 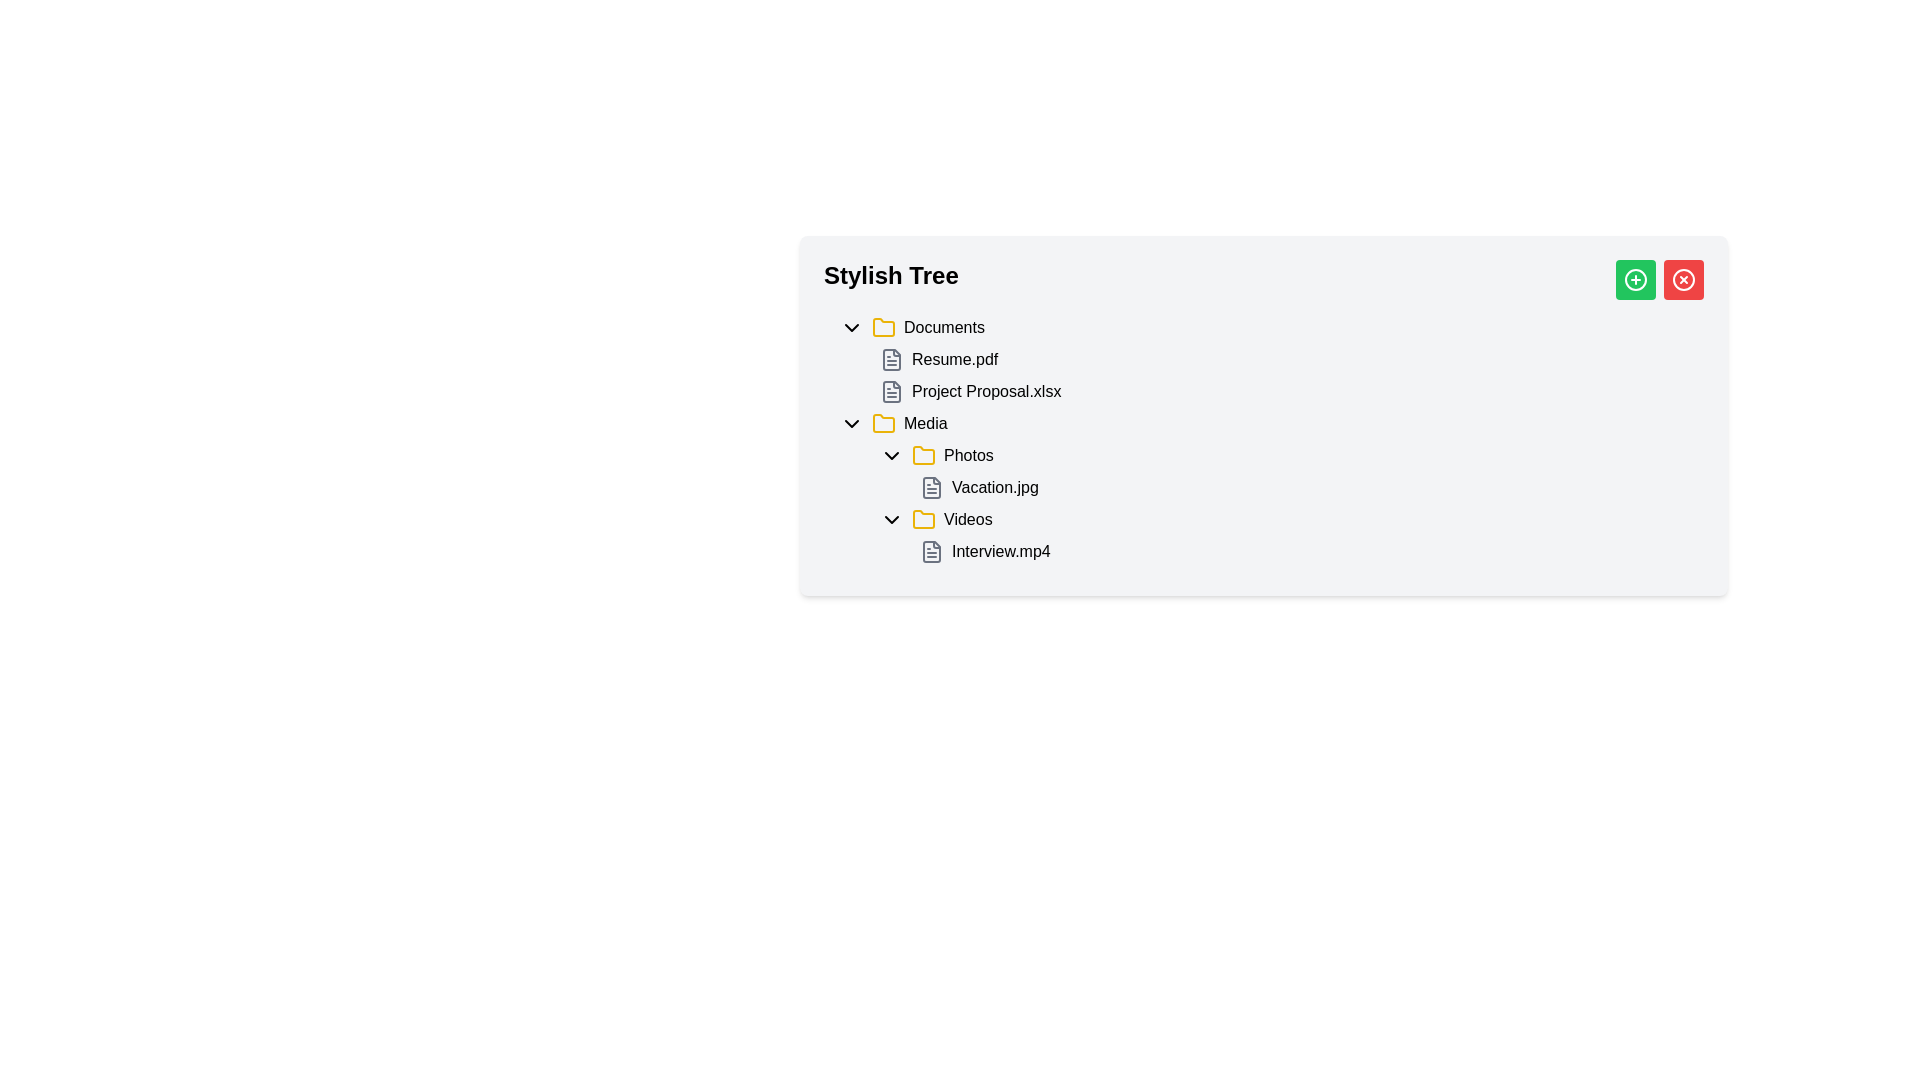 I want to click on the red circular button with a white 'X' icon, so click(x=1683, y=280).